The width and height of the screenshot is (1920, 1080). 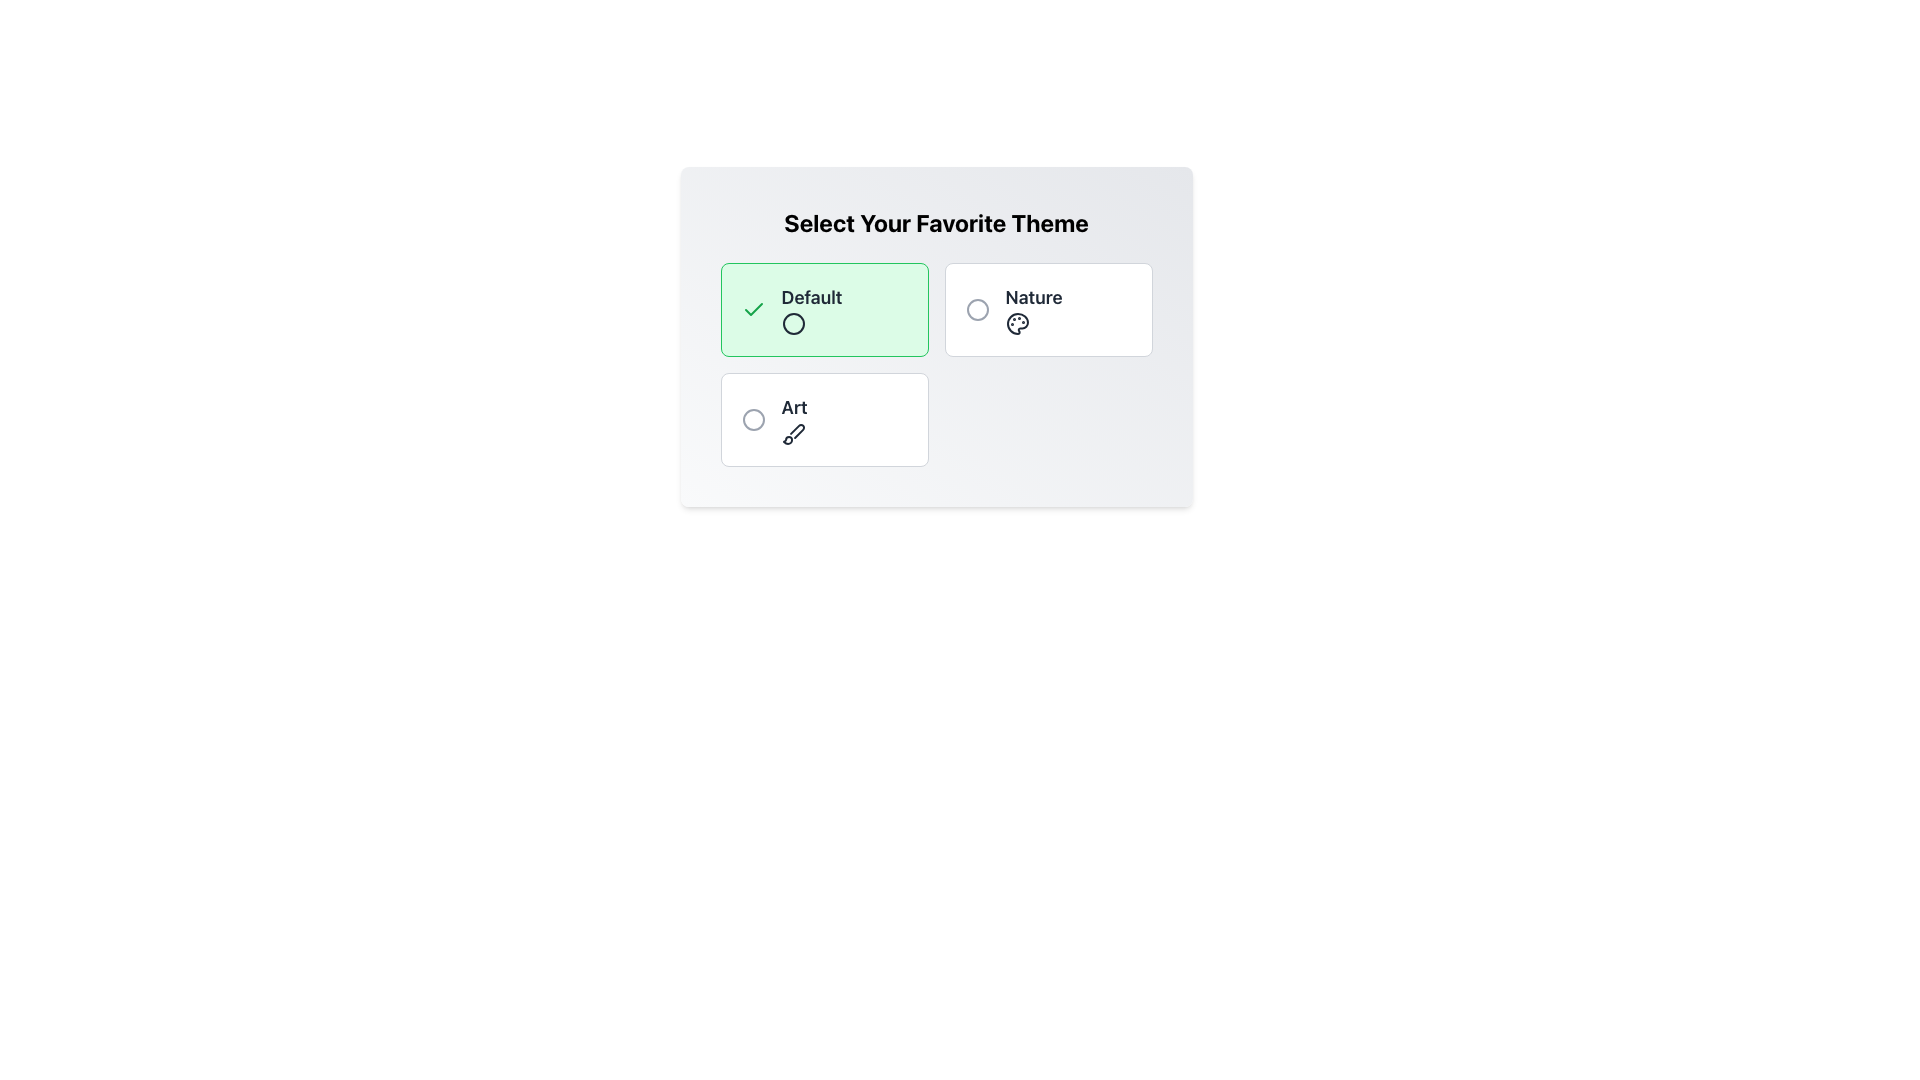 What do you see at coordinates (793, 407) in the screenshot?
I see `the text label displaying 'Art' which is located within a white box beneath the 'Default' option and to the left of a brush icon` at bounding box center [793, 407].